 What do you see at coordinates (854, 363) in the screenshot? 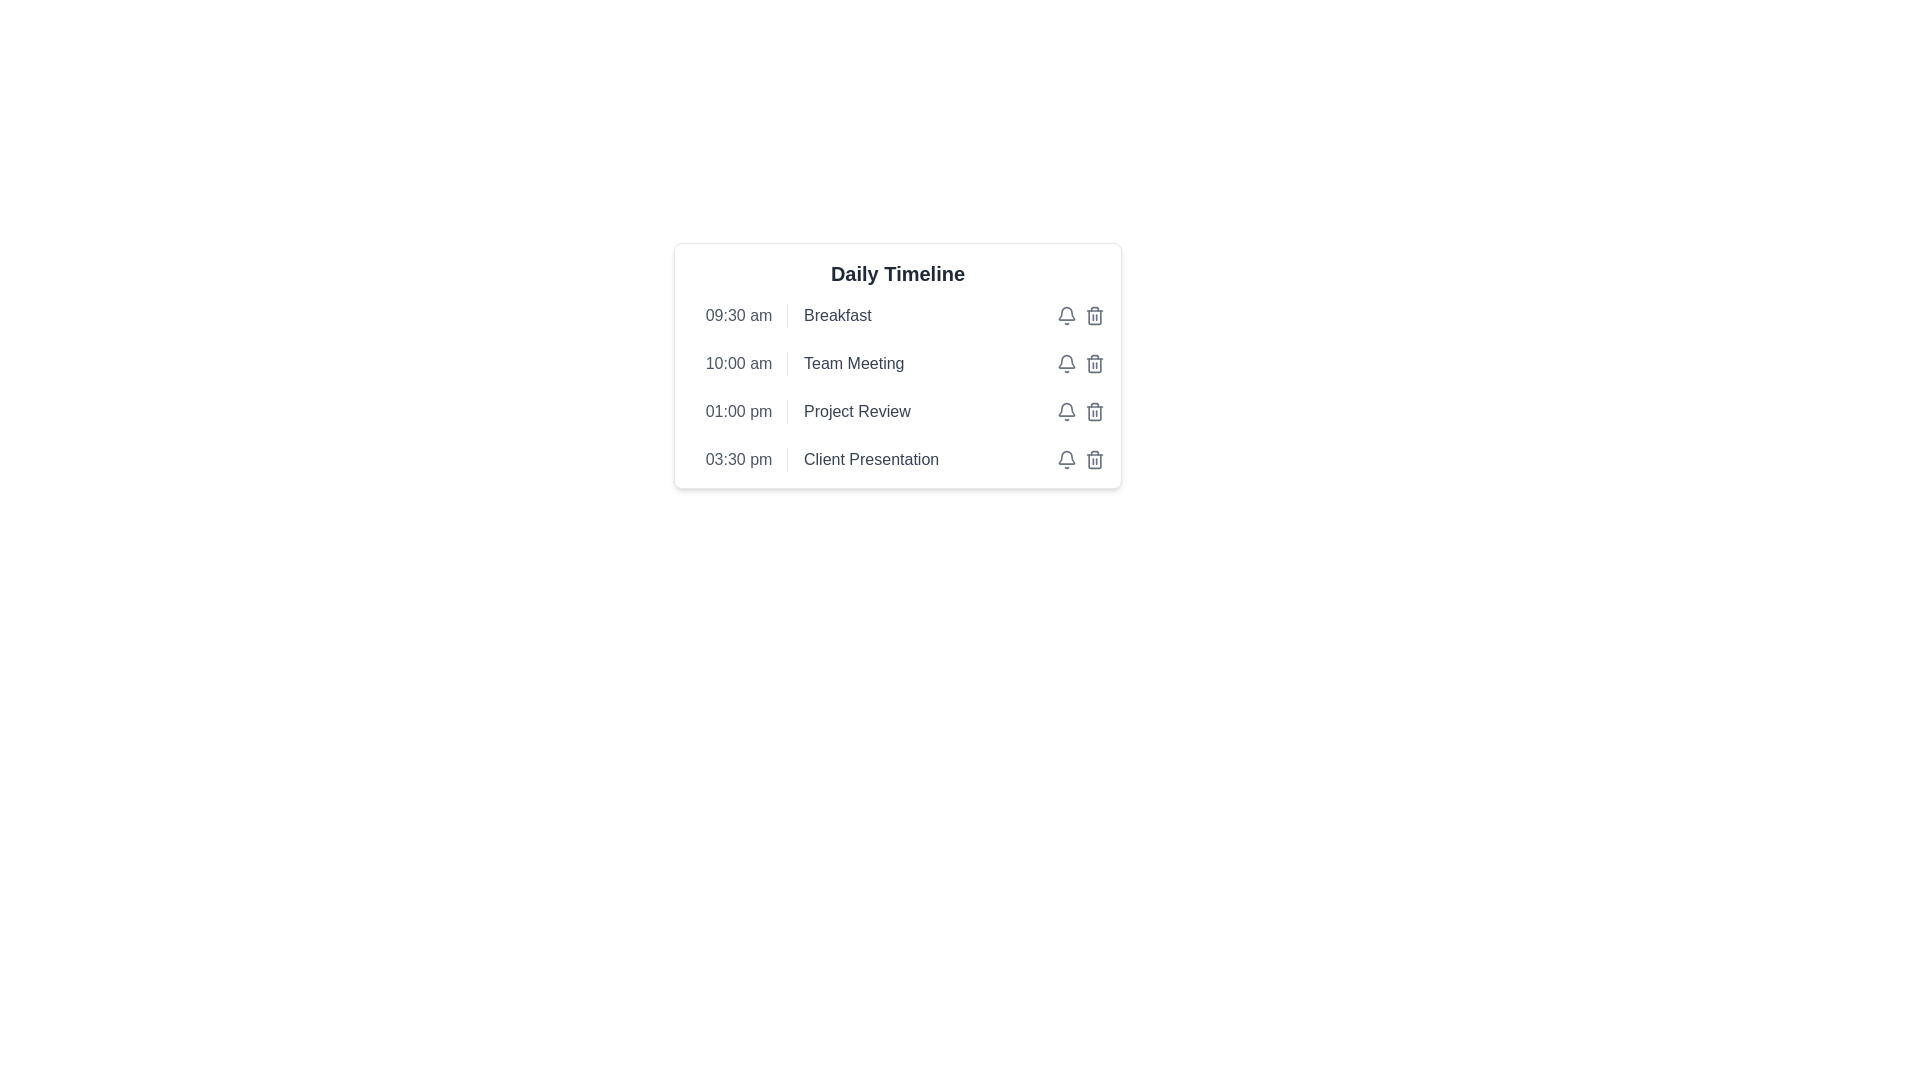
I see `the 'Team Meeting' text label, which is styled with a gray color and positioned in the second row under the 'Daily Timeline' header` at bounding box center [854, 363].